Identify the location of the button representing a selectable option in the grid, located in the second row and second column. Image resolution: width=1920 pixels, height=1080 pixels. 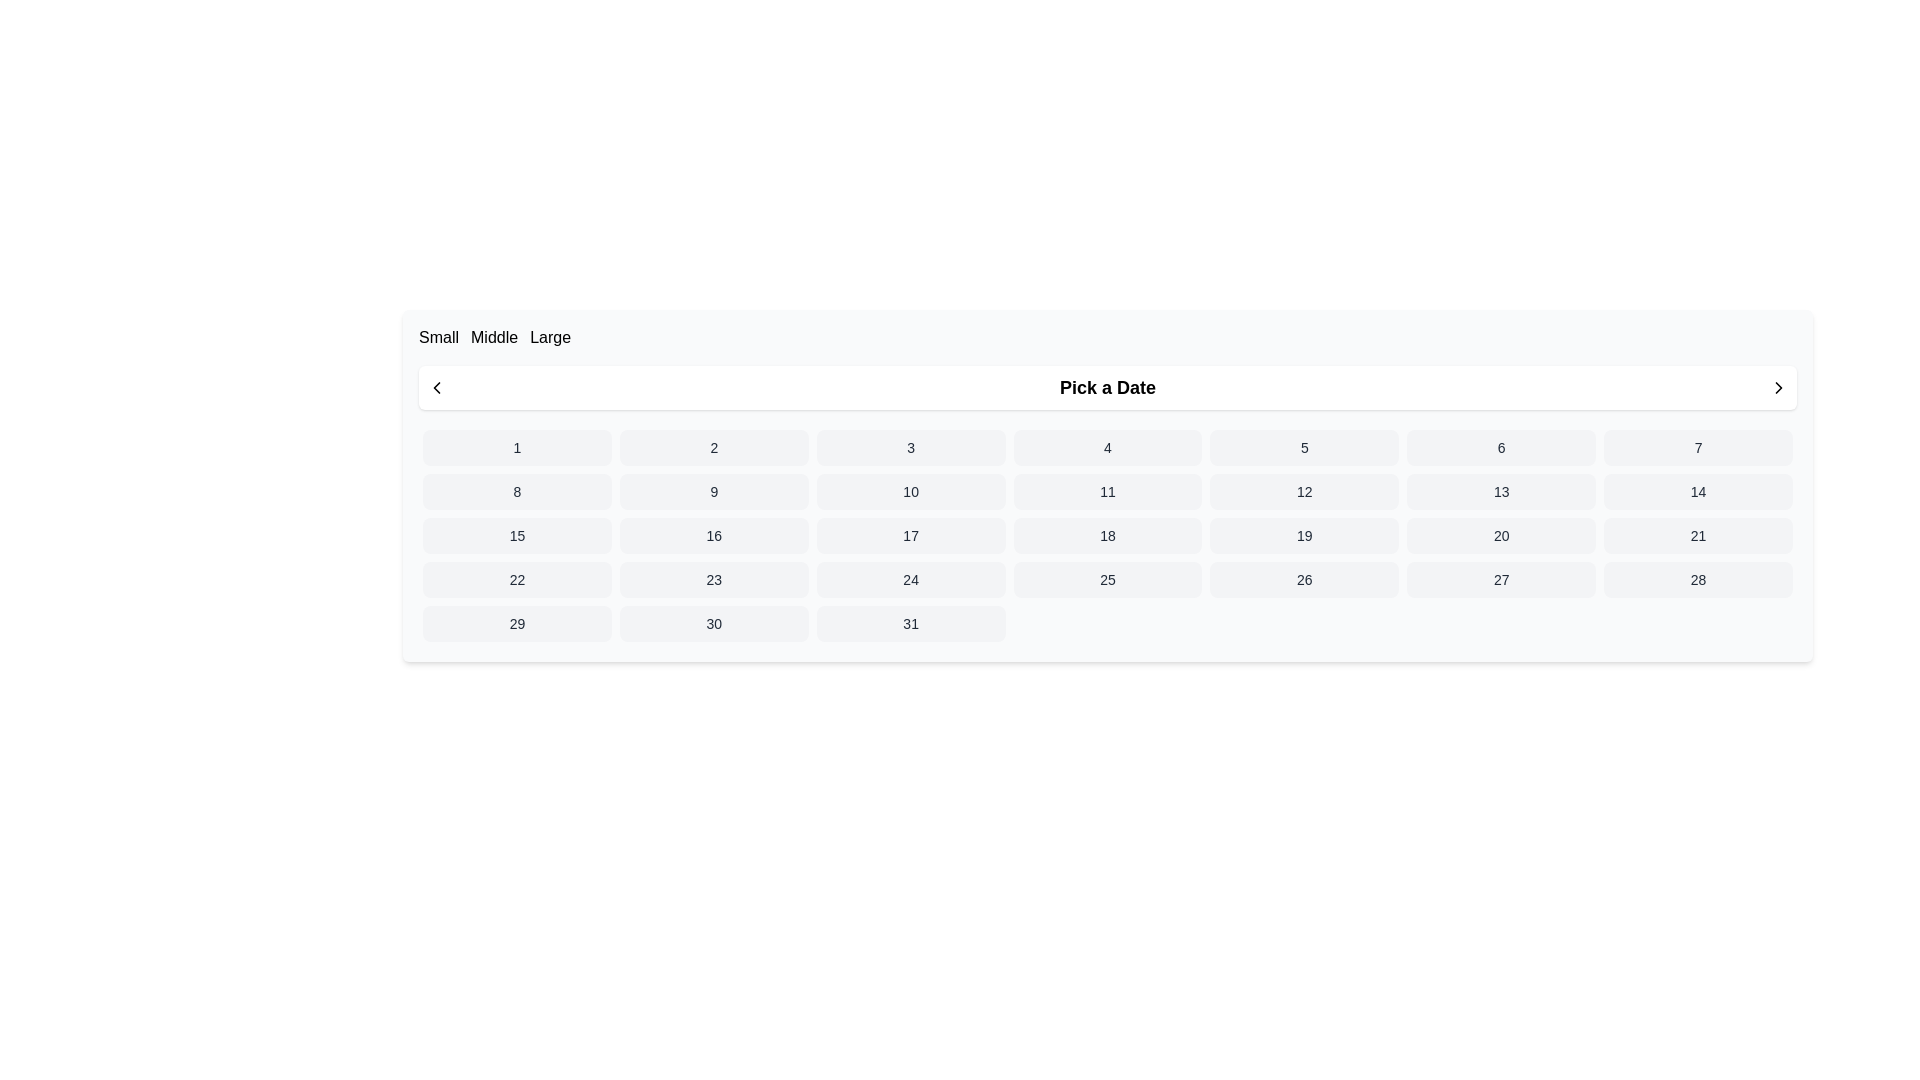
(714, 492).